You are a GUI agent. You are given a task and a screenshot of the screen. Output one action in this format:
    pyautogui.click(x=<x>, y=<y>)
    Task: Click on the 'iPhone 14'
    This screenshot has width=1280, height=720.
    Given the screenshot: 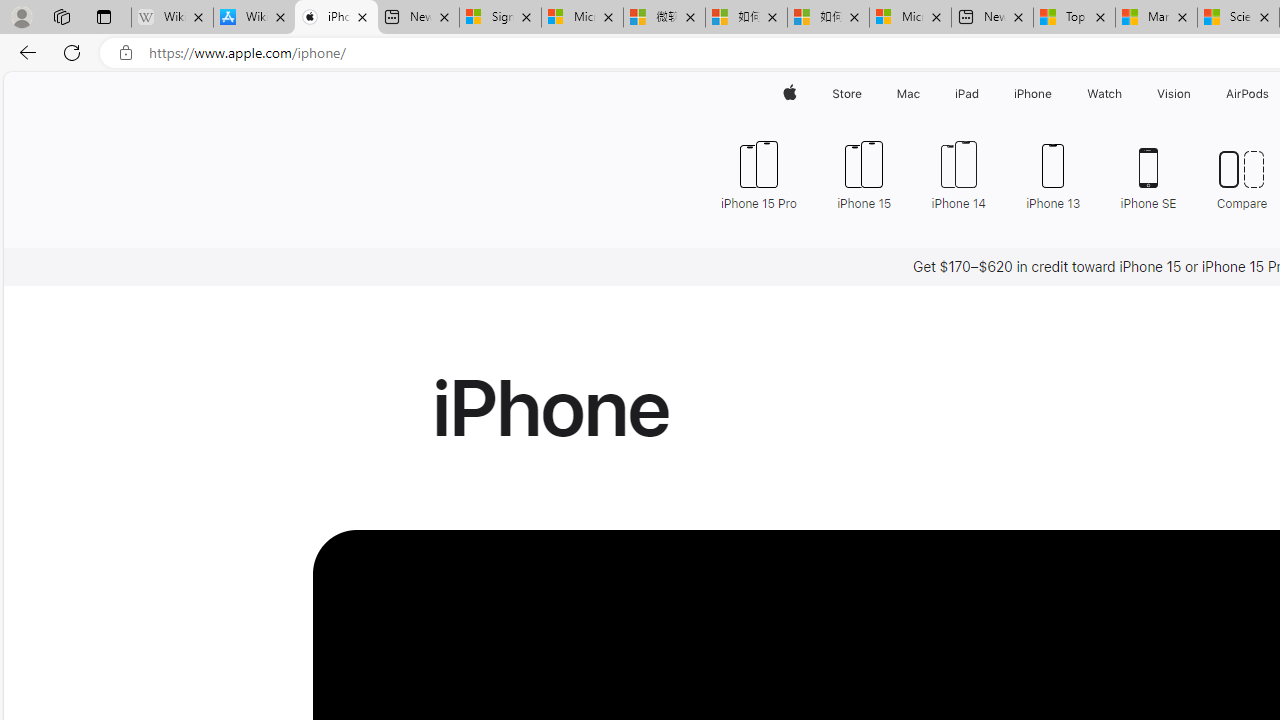 What is the action you would take?
    pyautogui.click(x=957, y=172)
    